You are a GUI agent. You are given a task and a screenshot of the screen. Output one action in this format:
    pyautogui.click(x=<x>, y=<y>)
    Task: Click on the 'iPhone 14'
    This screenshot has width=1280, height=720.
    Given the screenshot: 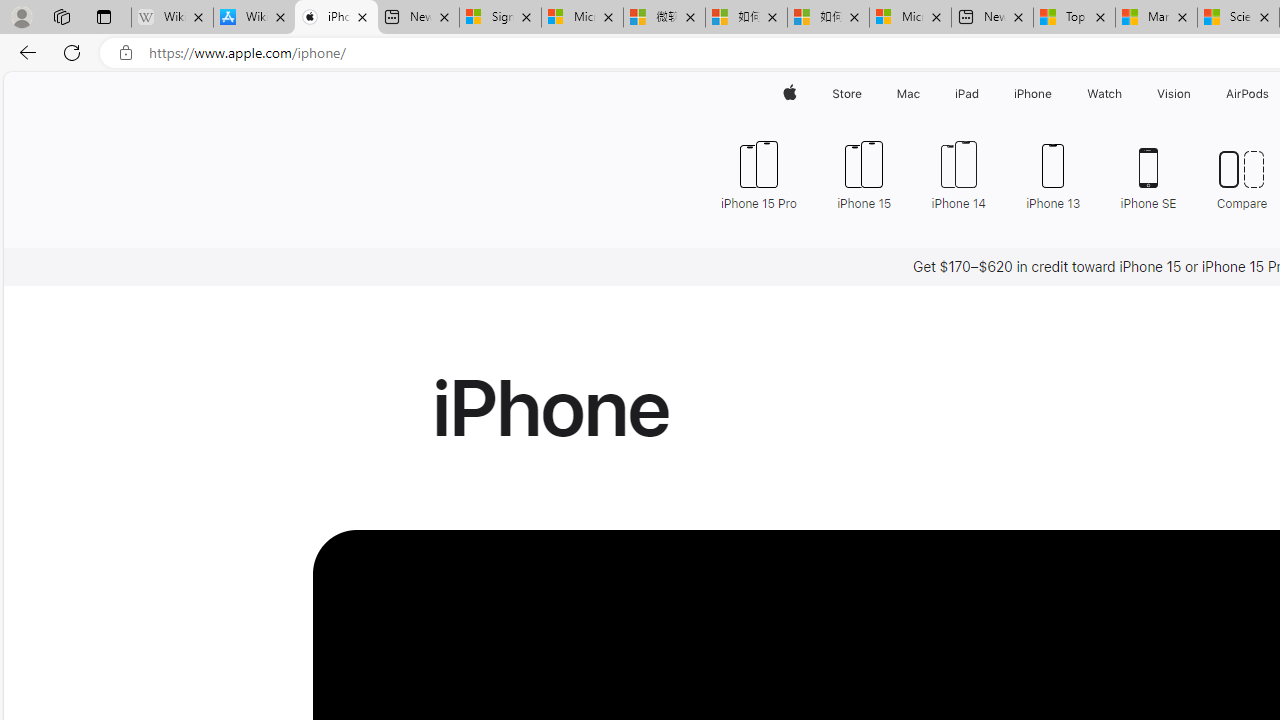 What is the action you would take?
    pyautogui.click(x=957, y=172)
    